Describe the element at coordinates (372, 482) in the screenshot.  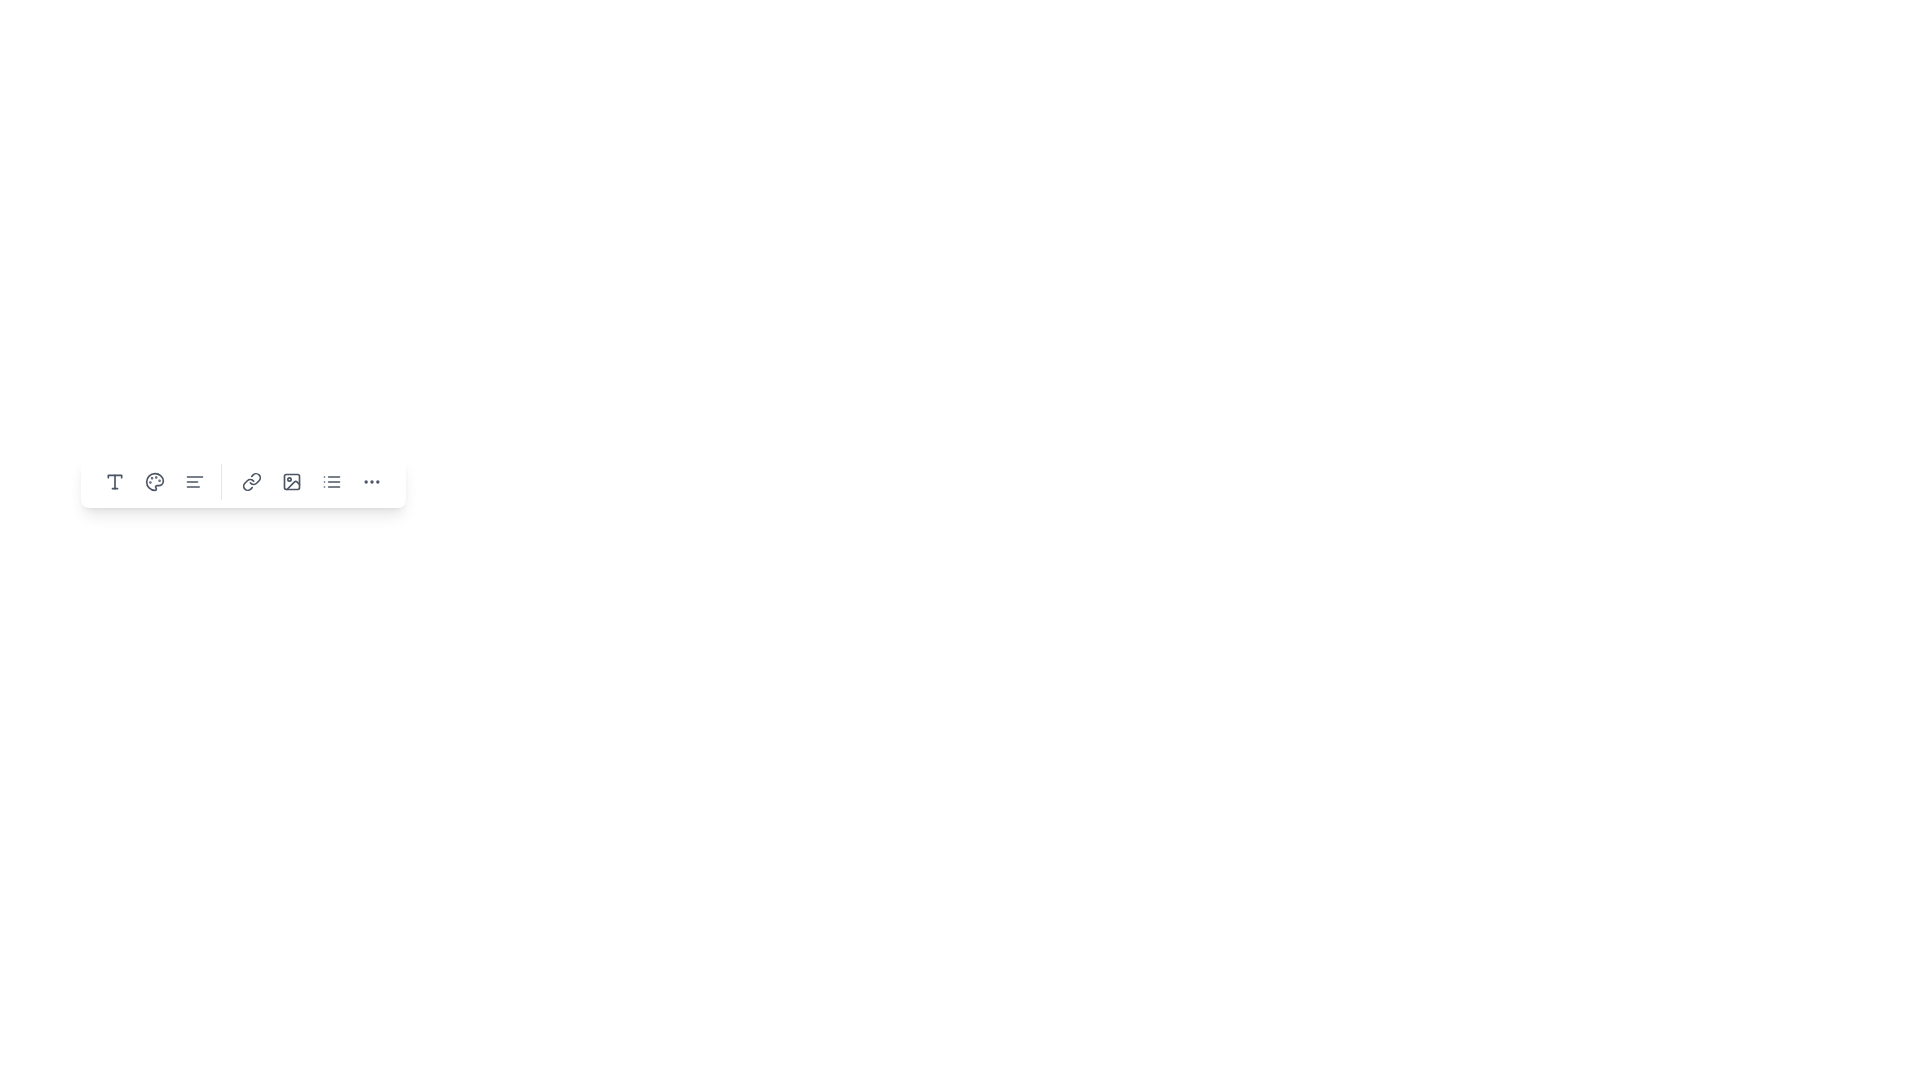
I see `the Icon (Horizontal Ellipsis) located in the bottom-right corner of the toolbar` at that location.